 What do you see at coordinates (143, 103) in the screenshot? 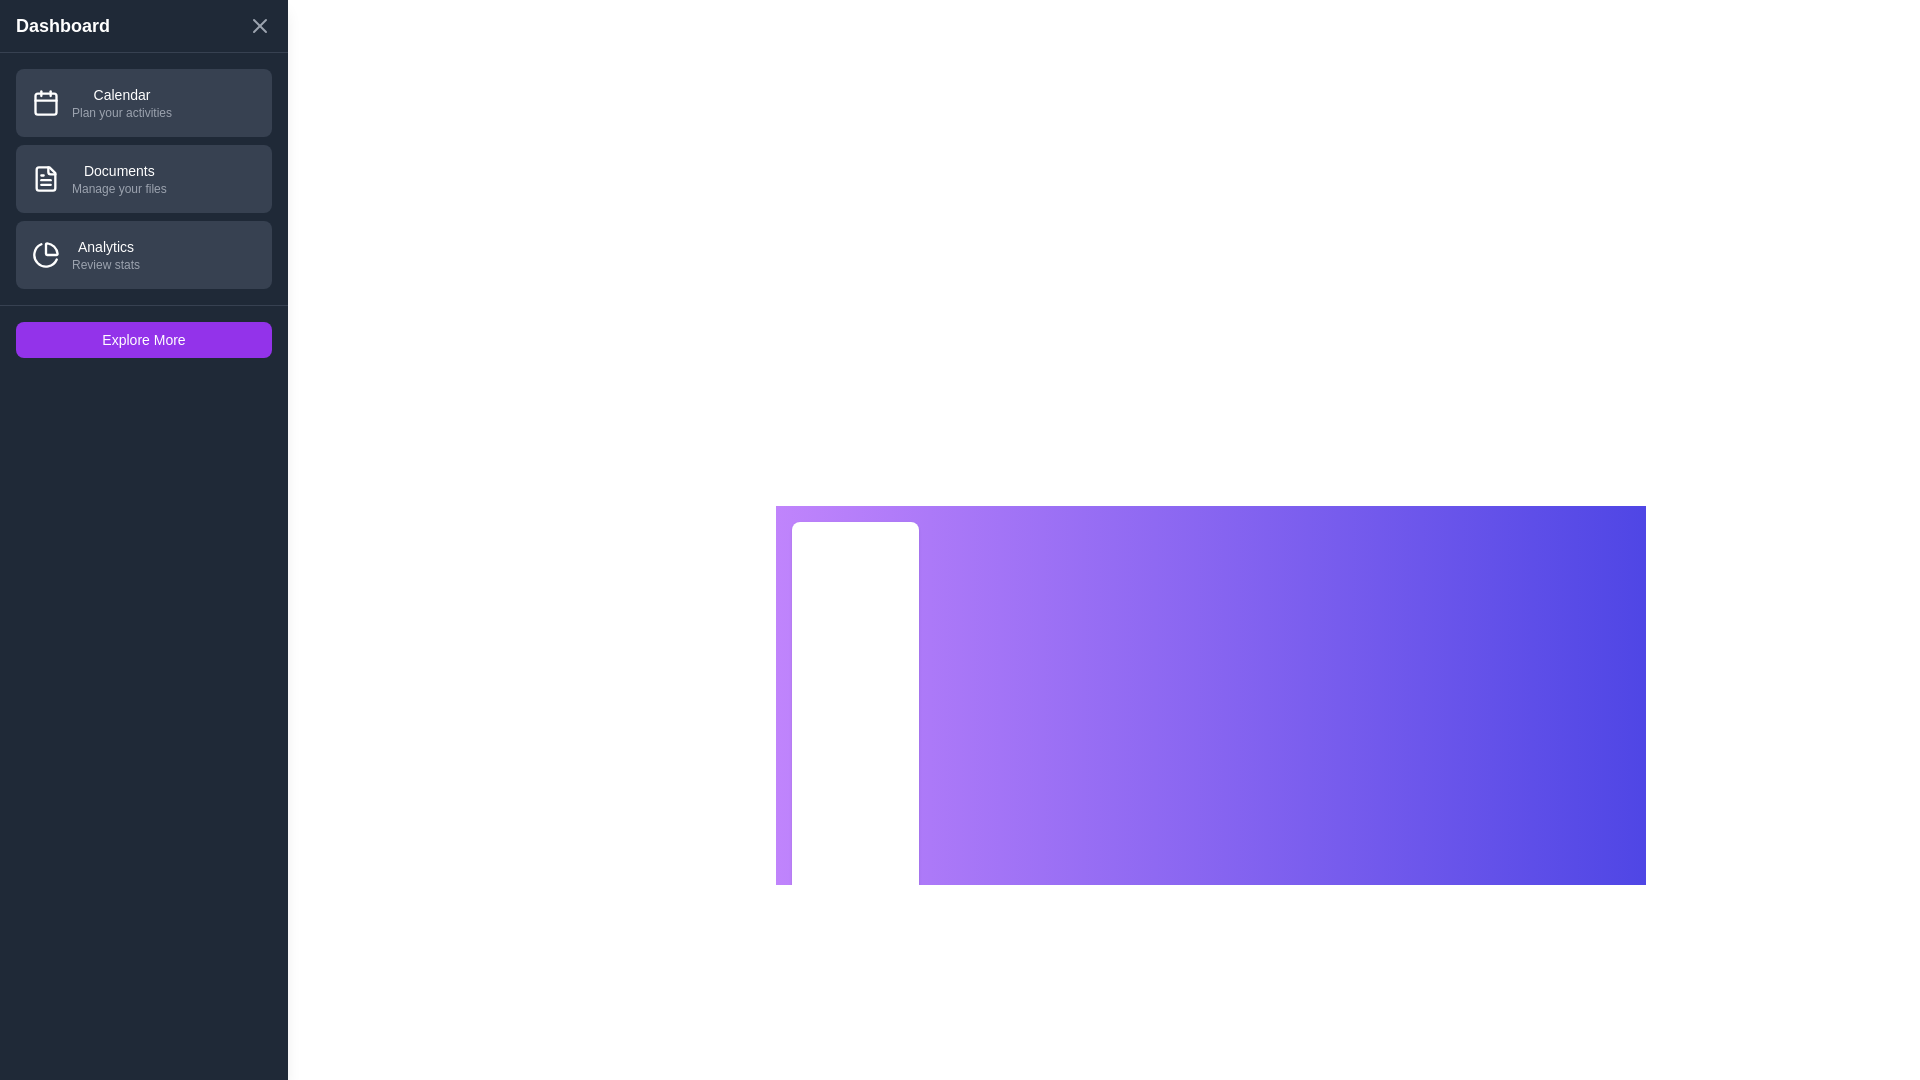
I see `the section Calendar by clicking on its list item` at bounding box center [143, 103].